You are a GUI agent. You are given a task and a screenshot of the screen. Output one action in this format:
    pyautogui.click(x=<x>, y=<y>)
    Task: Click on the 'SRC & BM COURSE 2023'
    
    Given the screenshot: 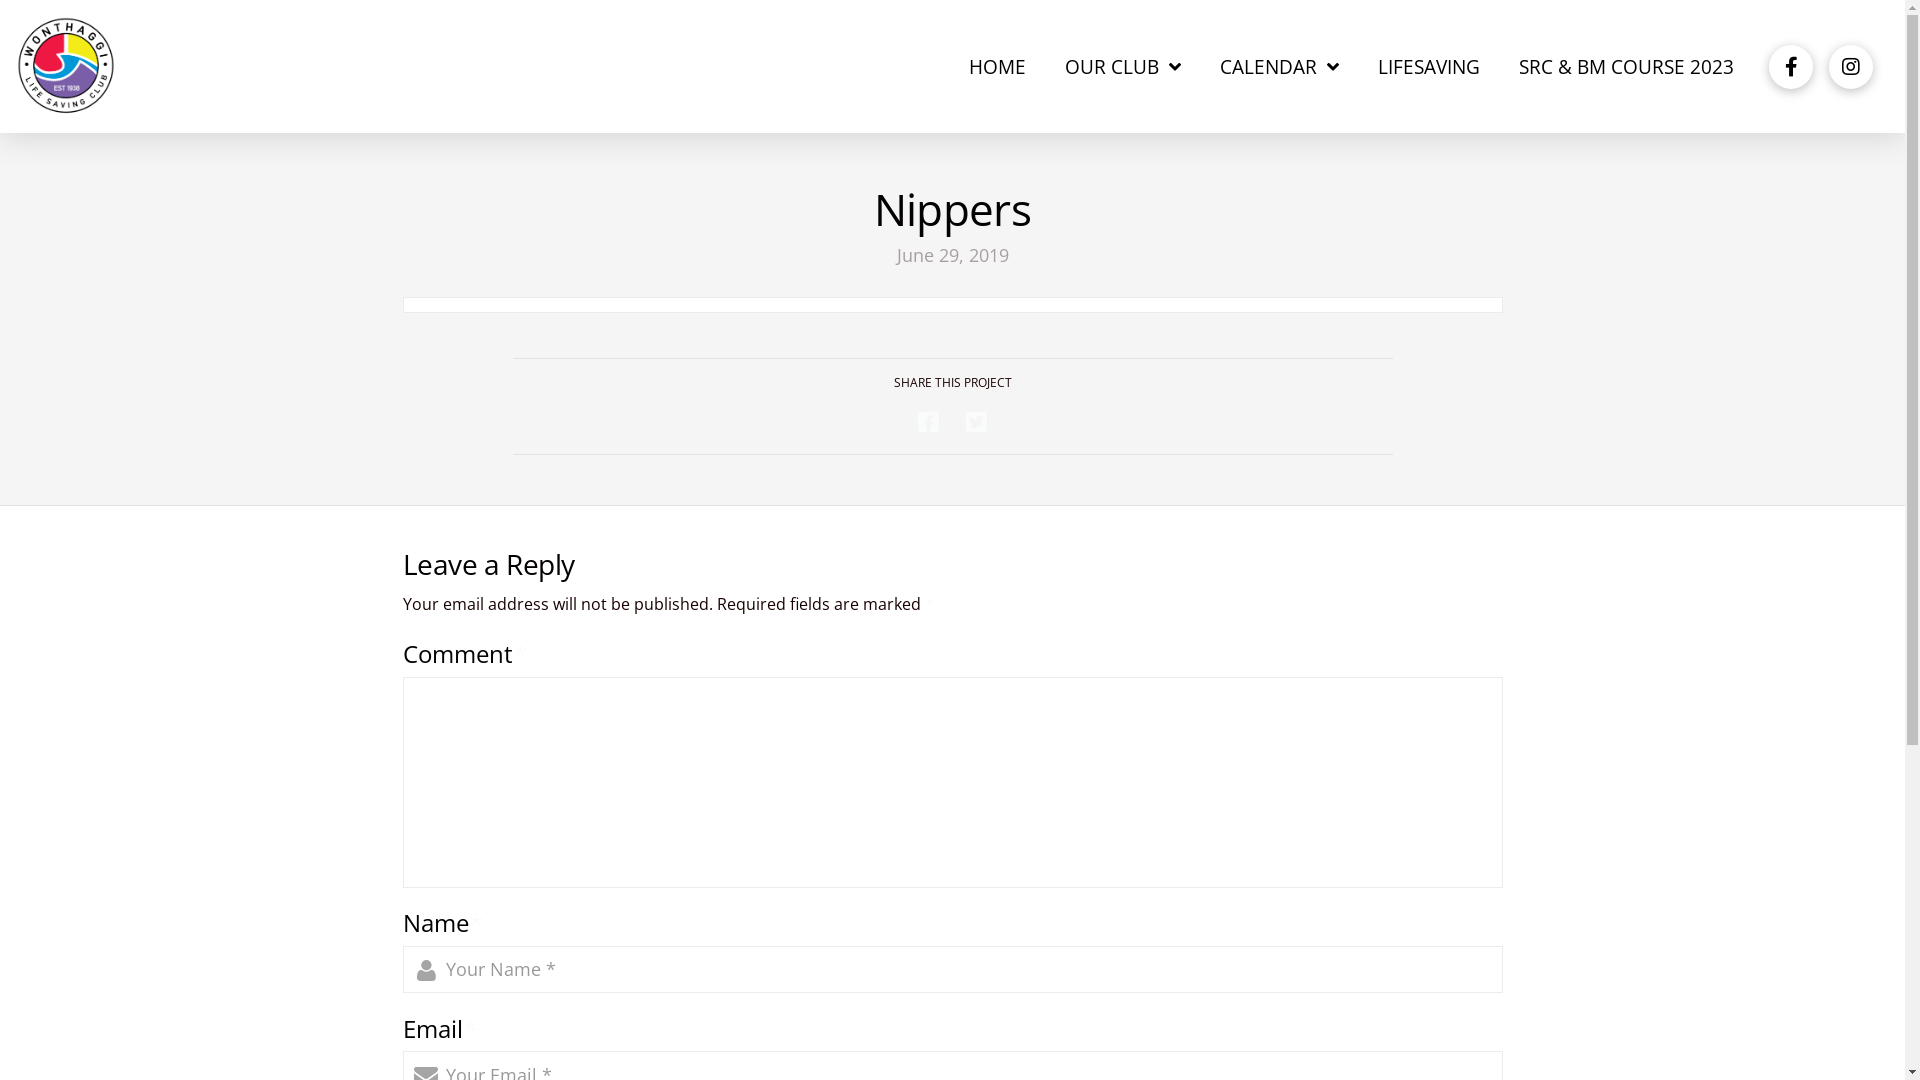 What is the action you would take?
    pyautogui.click(x=1626, y=65)
    